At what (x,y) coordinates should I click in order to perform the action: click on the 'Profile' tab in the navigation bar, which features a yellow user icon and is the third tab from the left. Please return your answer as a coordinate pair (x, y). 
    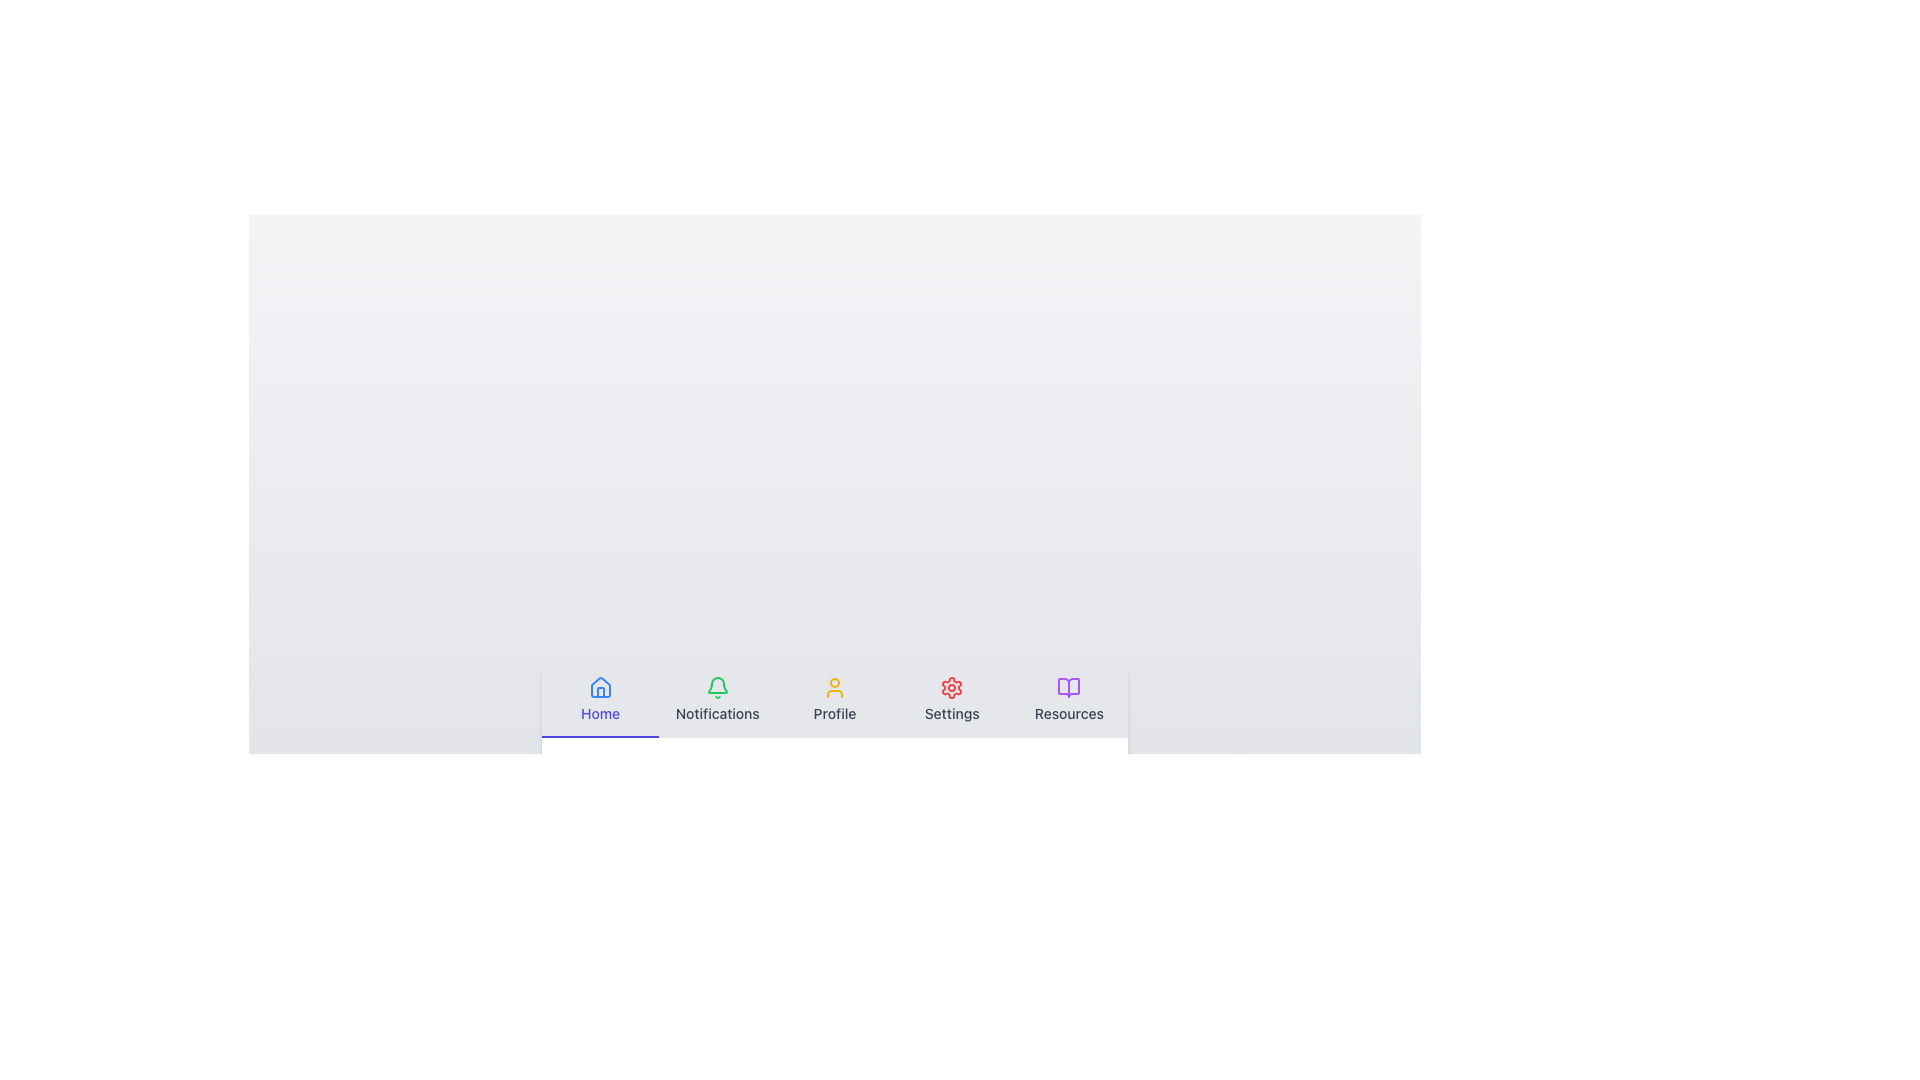
    Looking at the image, I should click on (835, 700).